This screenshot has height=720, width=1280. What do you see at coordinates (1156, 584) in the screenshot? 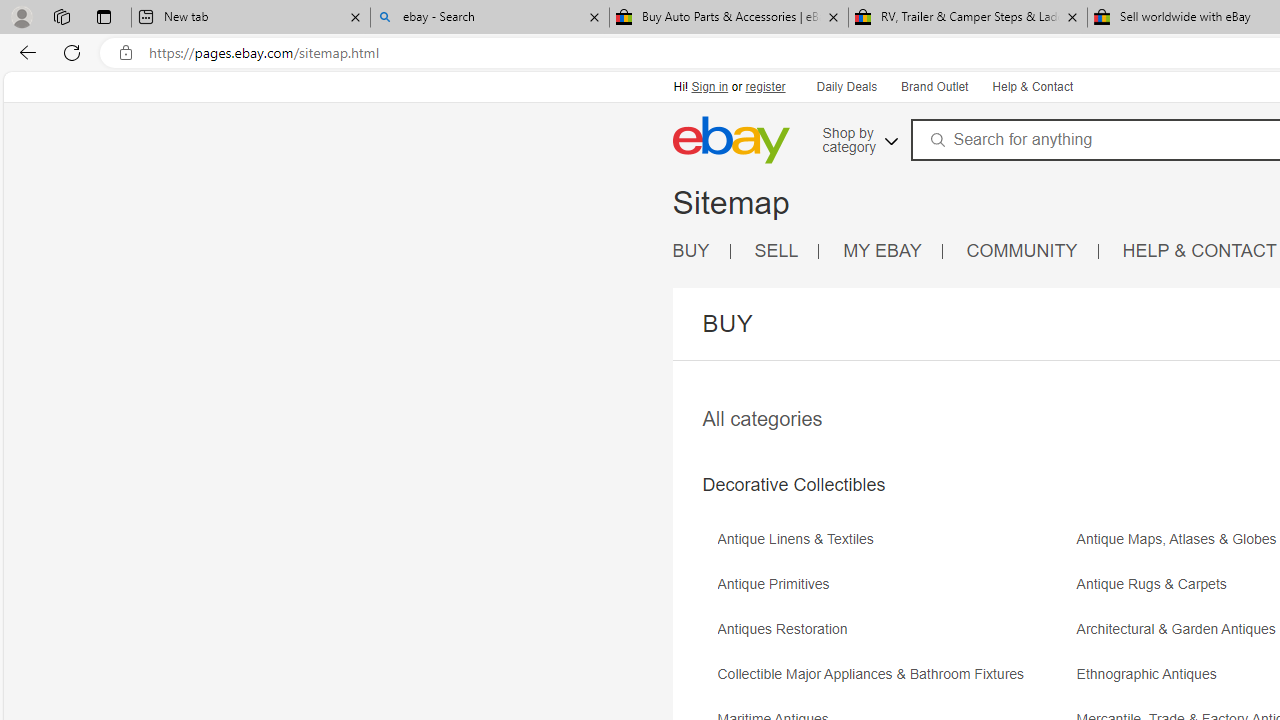
I see `'Antique Rugs & Carpets'` at bounding box center [1156, 584].